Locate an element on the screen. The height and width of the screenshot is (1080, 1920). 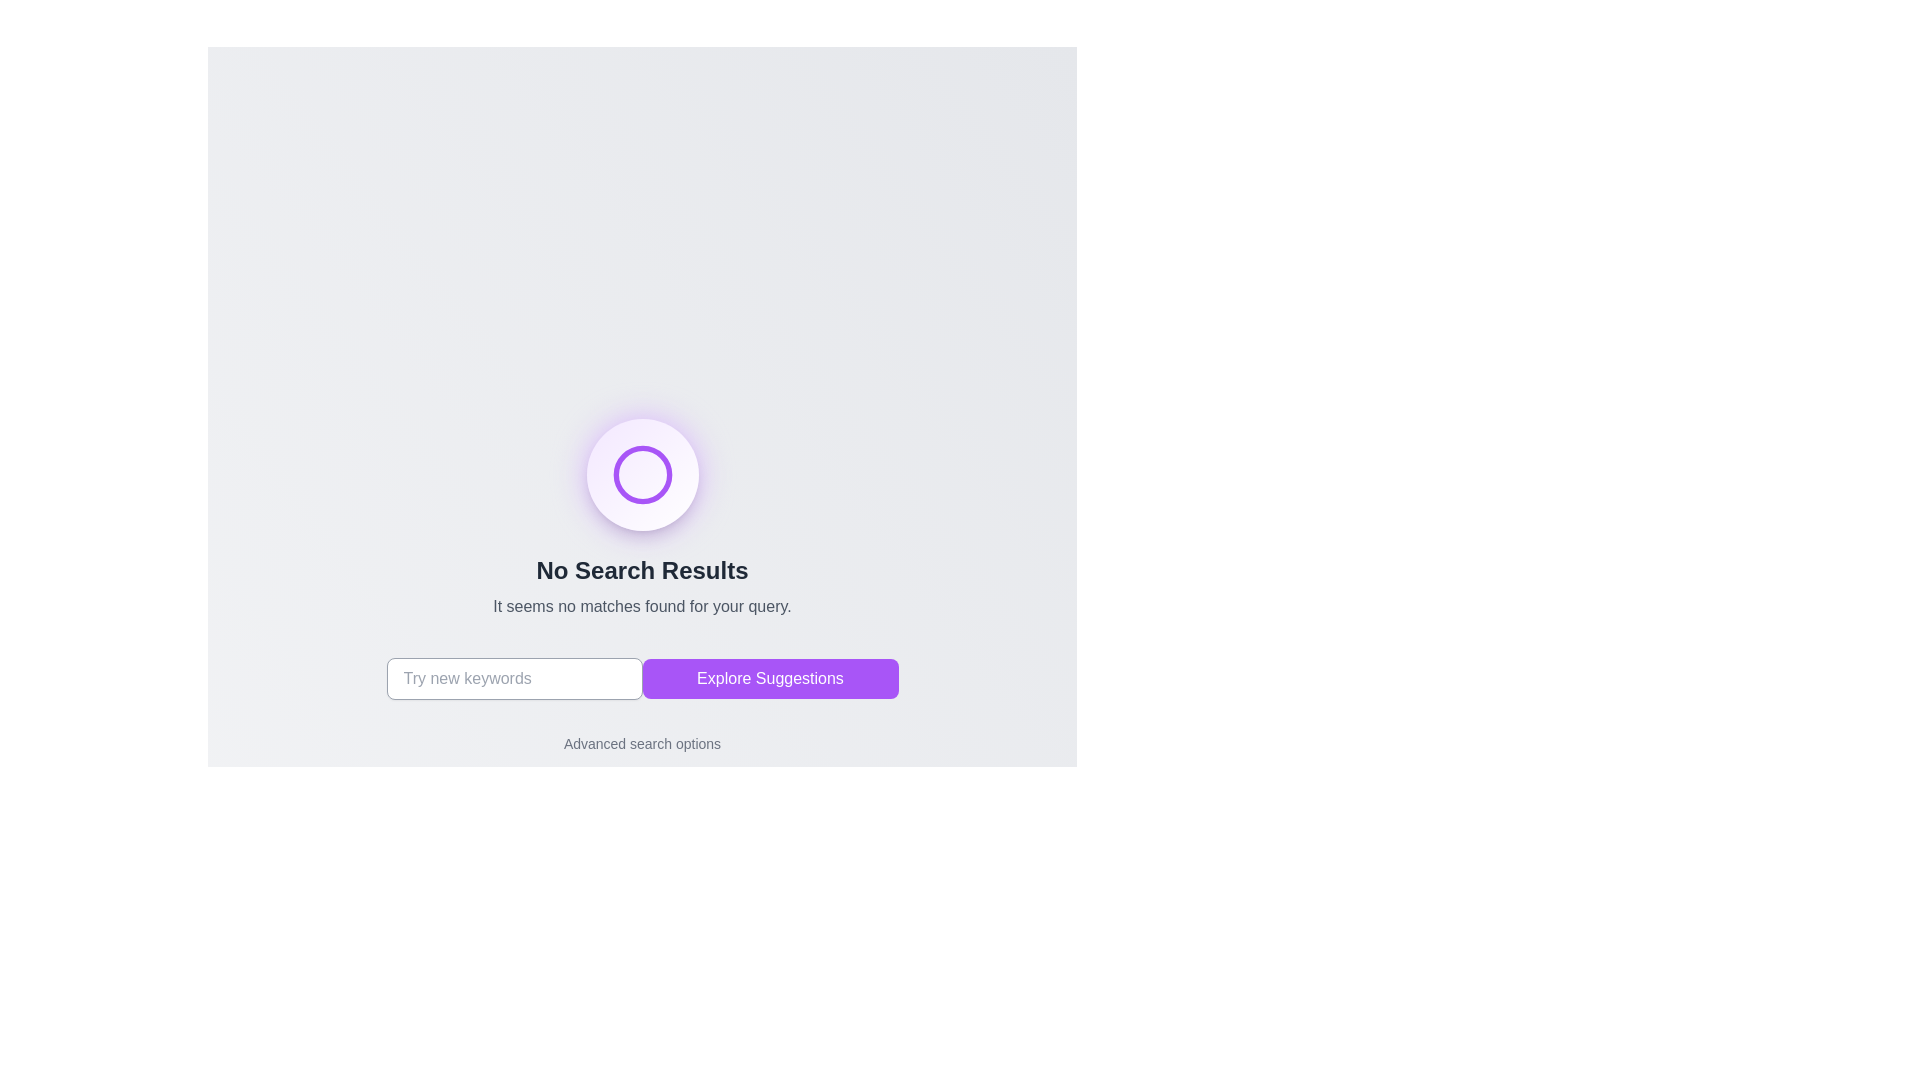
the Interactive text link located near the bottom of the interface, directly below the 'Explore Suggestions' button is located at coordinates (642, 743).